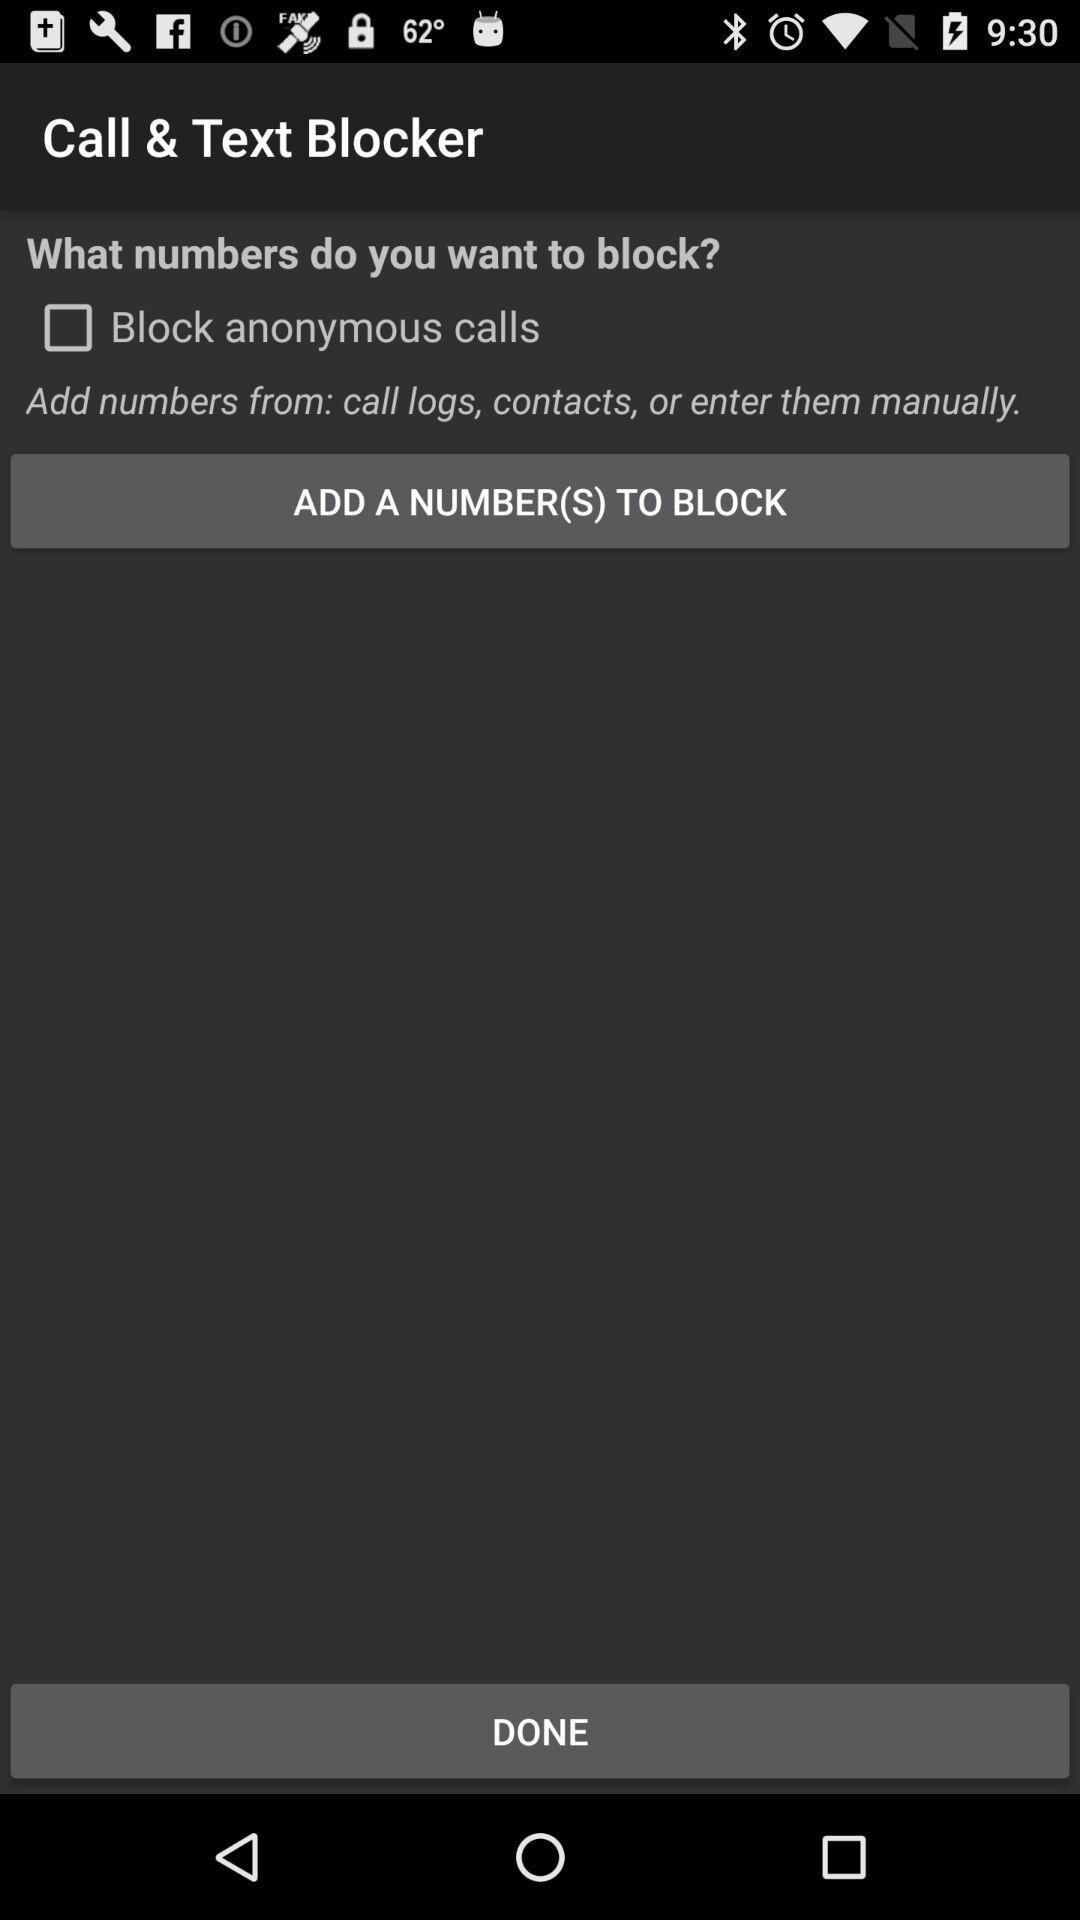 This screenshot has width=1080, height=1920. Describe the element at coordinates (67, 327) in the screenshot. I see `the item below the what numbers do app` at that location.